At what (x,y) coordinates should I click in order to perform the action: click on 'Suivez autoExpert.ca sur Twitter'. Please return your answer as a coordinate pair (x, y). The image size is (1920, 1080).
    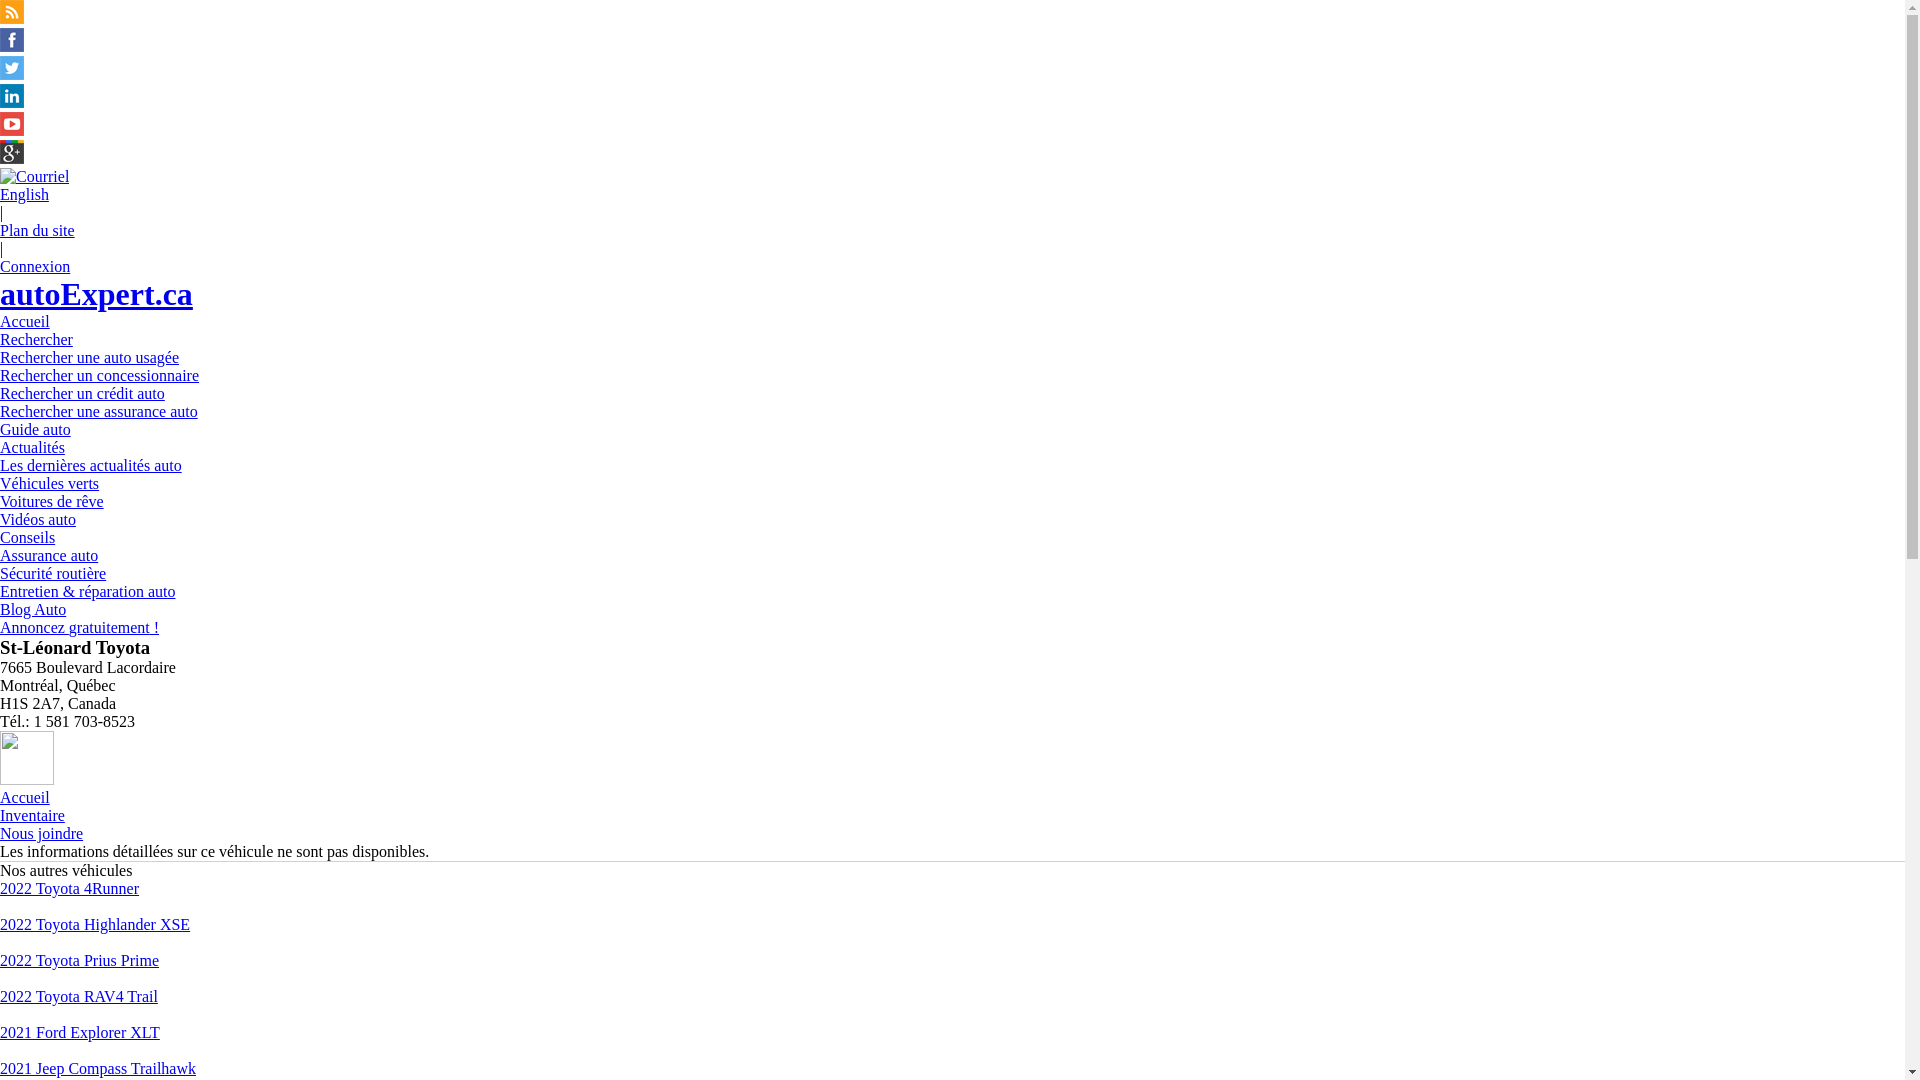
    Looking at the image, I should click on (0, 73).